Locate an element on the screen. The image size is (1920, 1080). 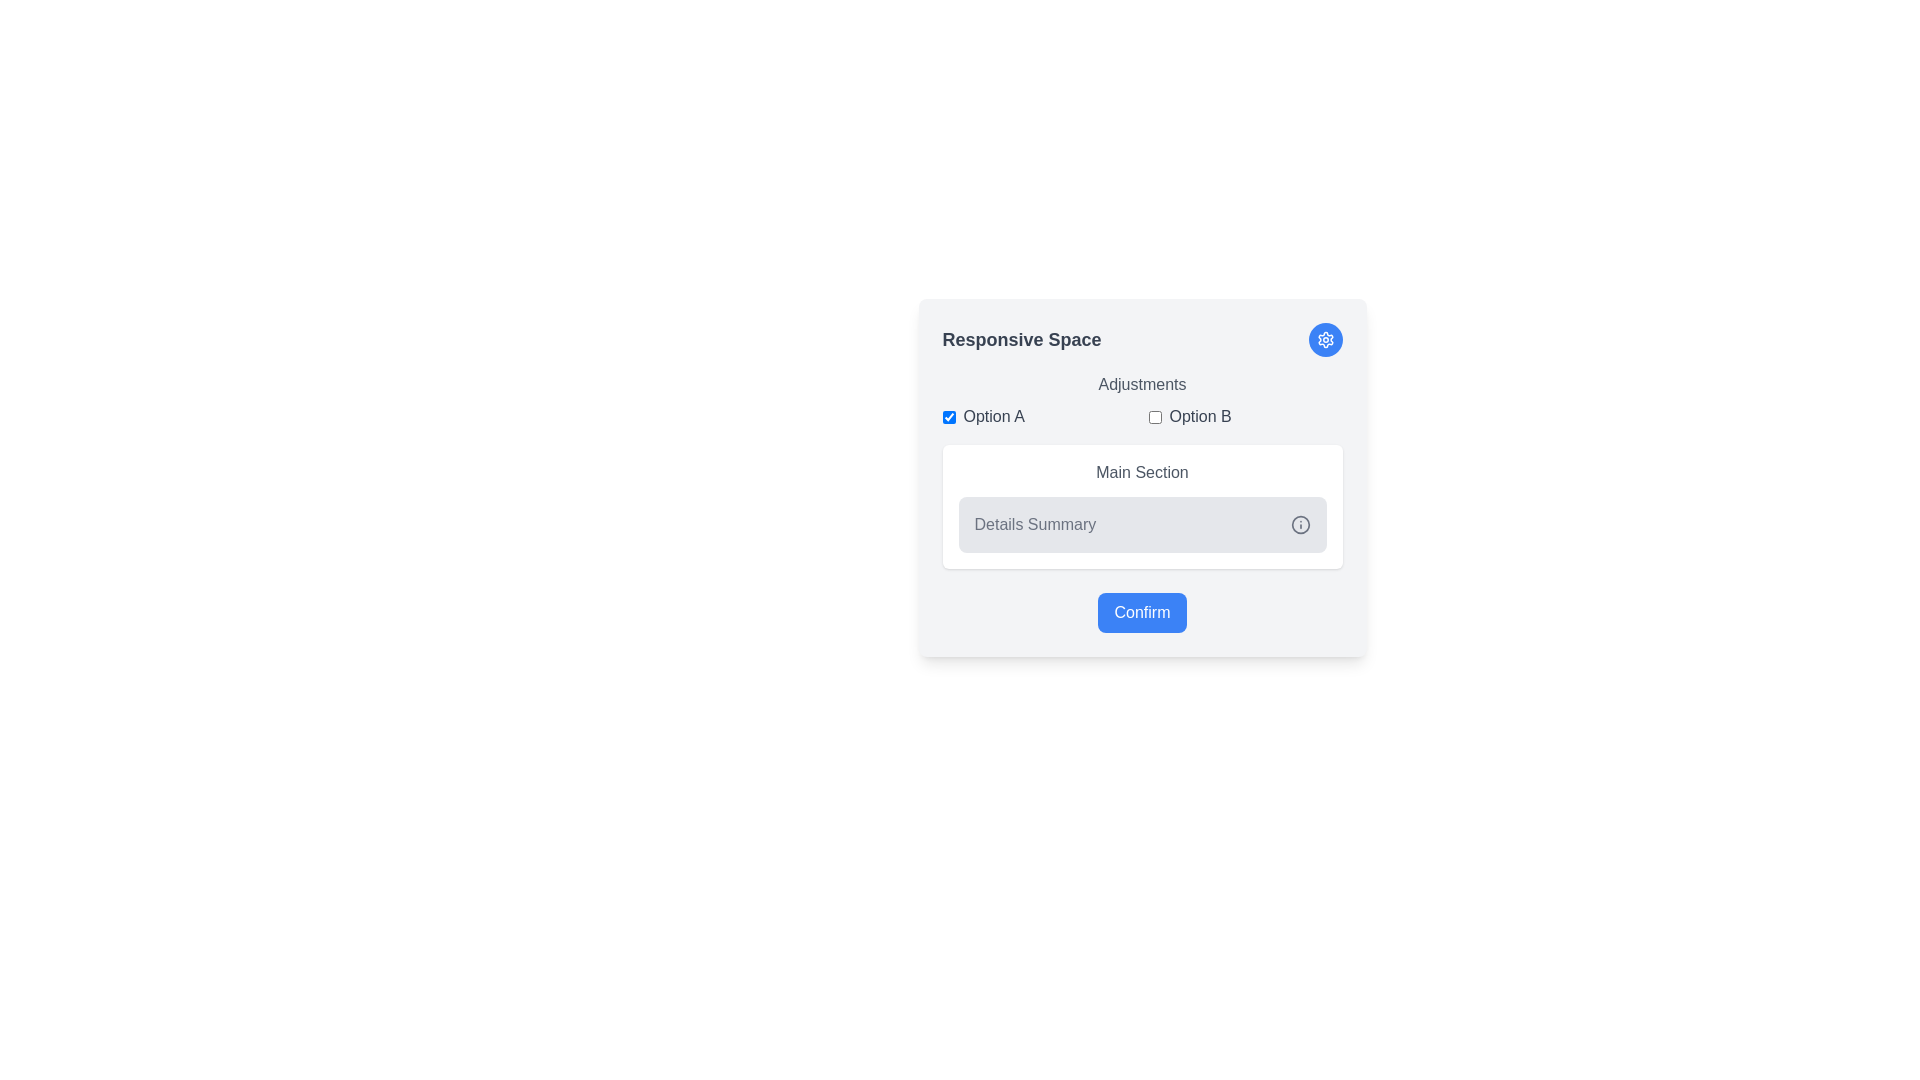
text of the label that is positioned to the right of the associated checkbox in the 'Adjustments' section of the modal box is located at coordinates (994, 415).